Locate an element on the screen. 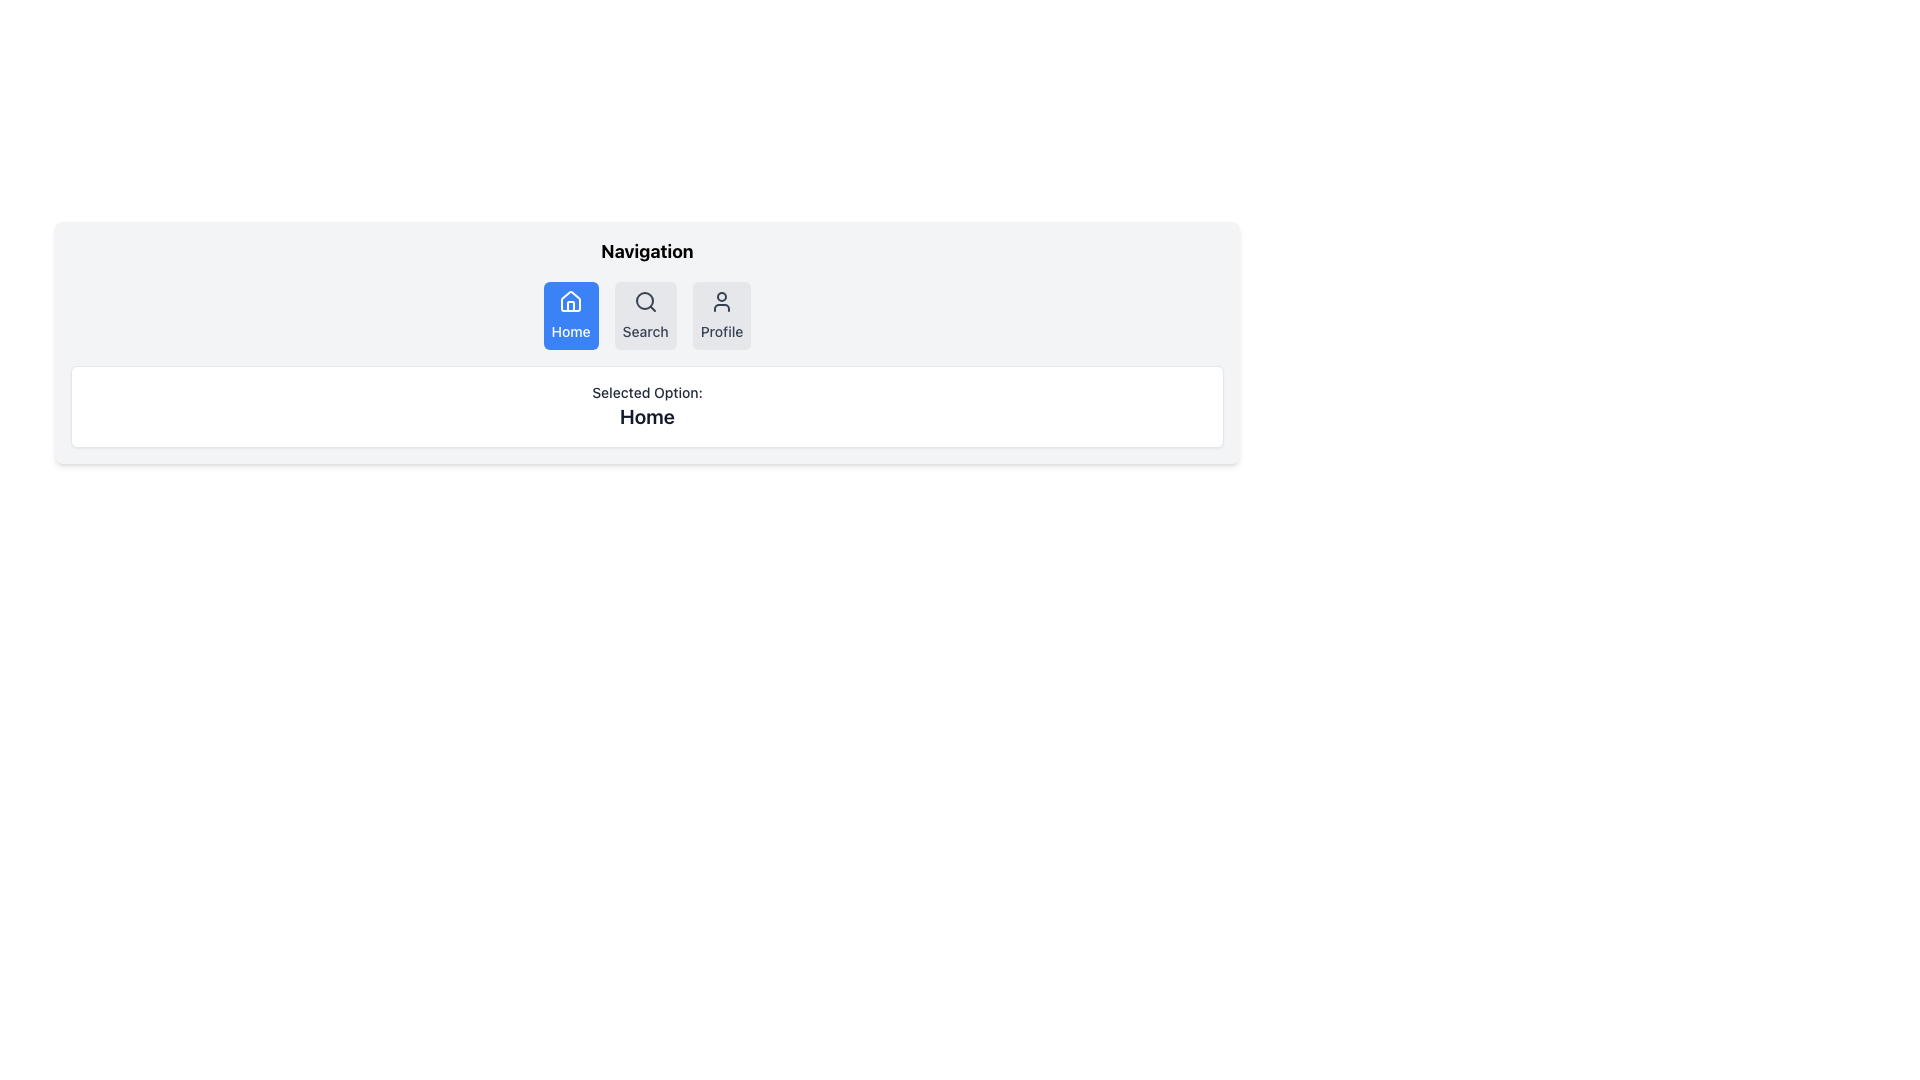 The height and width of the screenshot is (1080, 1920). the Text Display Box displaying 'Selected Option: Home', which is centrally located beneath the navigation bar and has a white background with bold styling on 'Home' is located at coordinates (647, 406).